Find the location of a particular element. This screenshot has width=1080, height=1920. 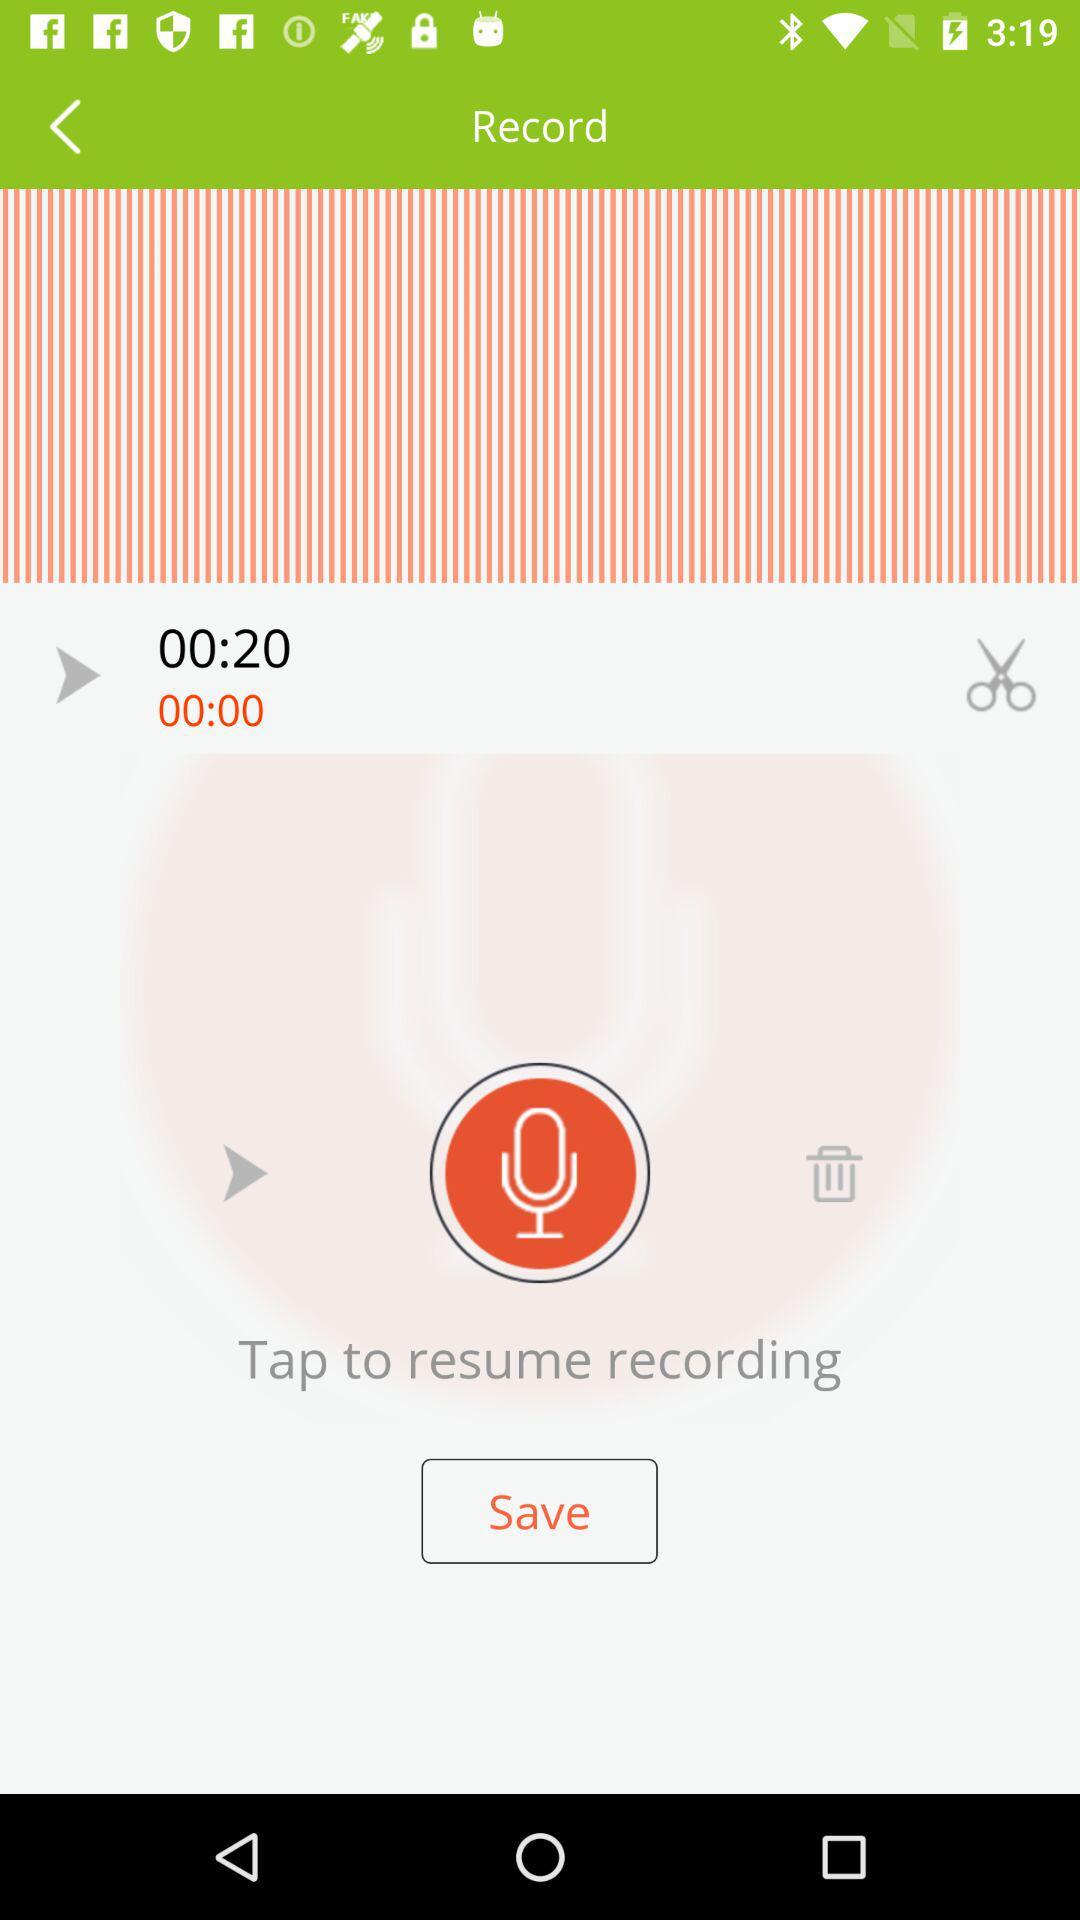

press the microphone button in the center of the screen to resume the podcast is located at coordinates (540, 1172).